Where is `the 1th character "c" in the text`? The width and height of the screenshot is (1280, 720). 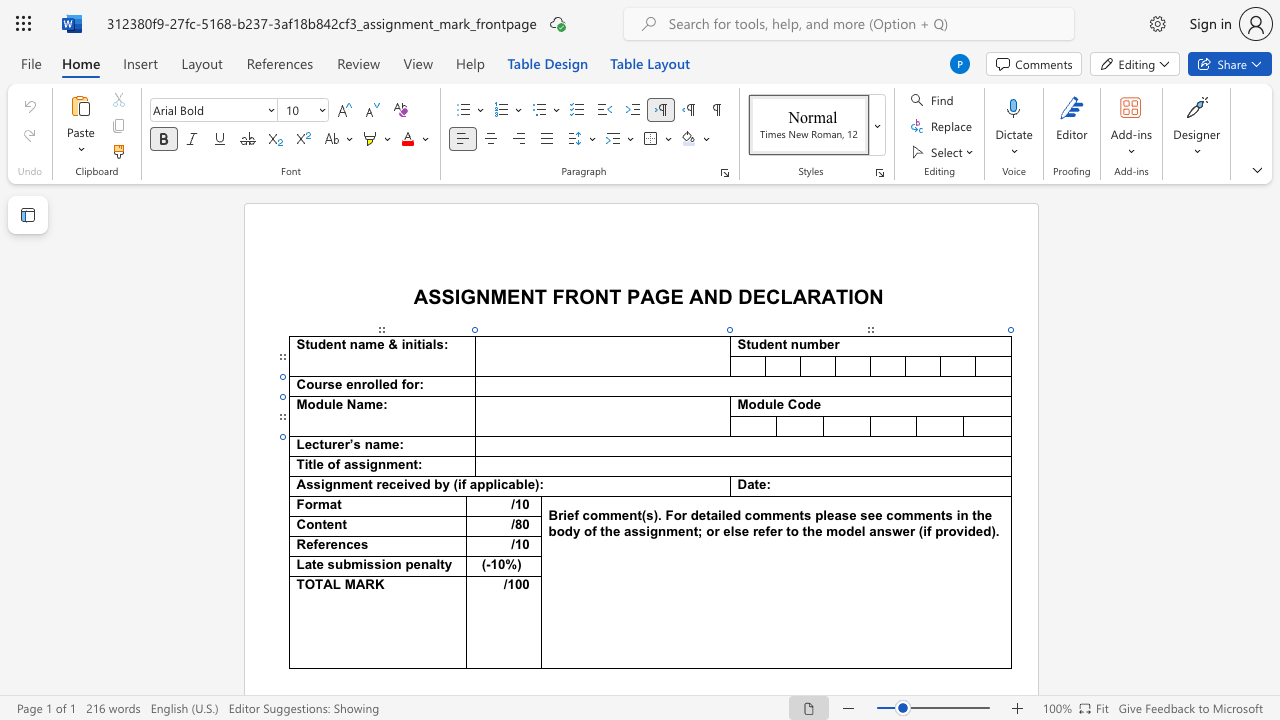 the 1th character "c" in the text is located at coordinates (504, 484).